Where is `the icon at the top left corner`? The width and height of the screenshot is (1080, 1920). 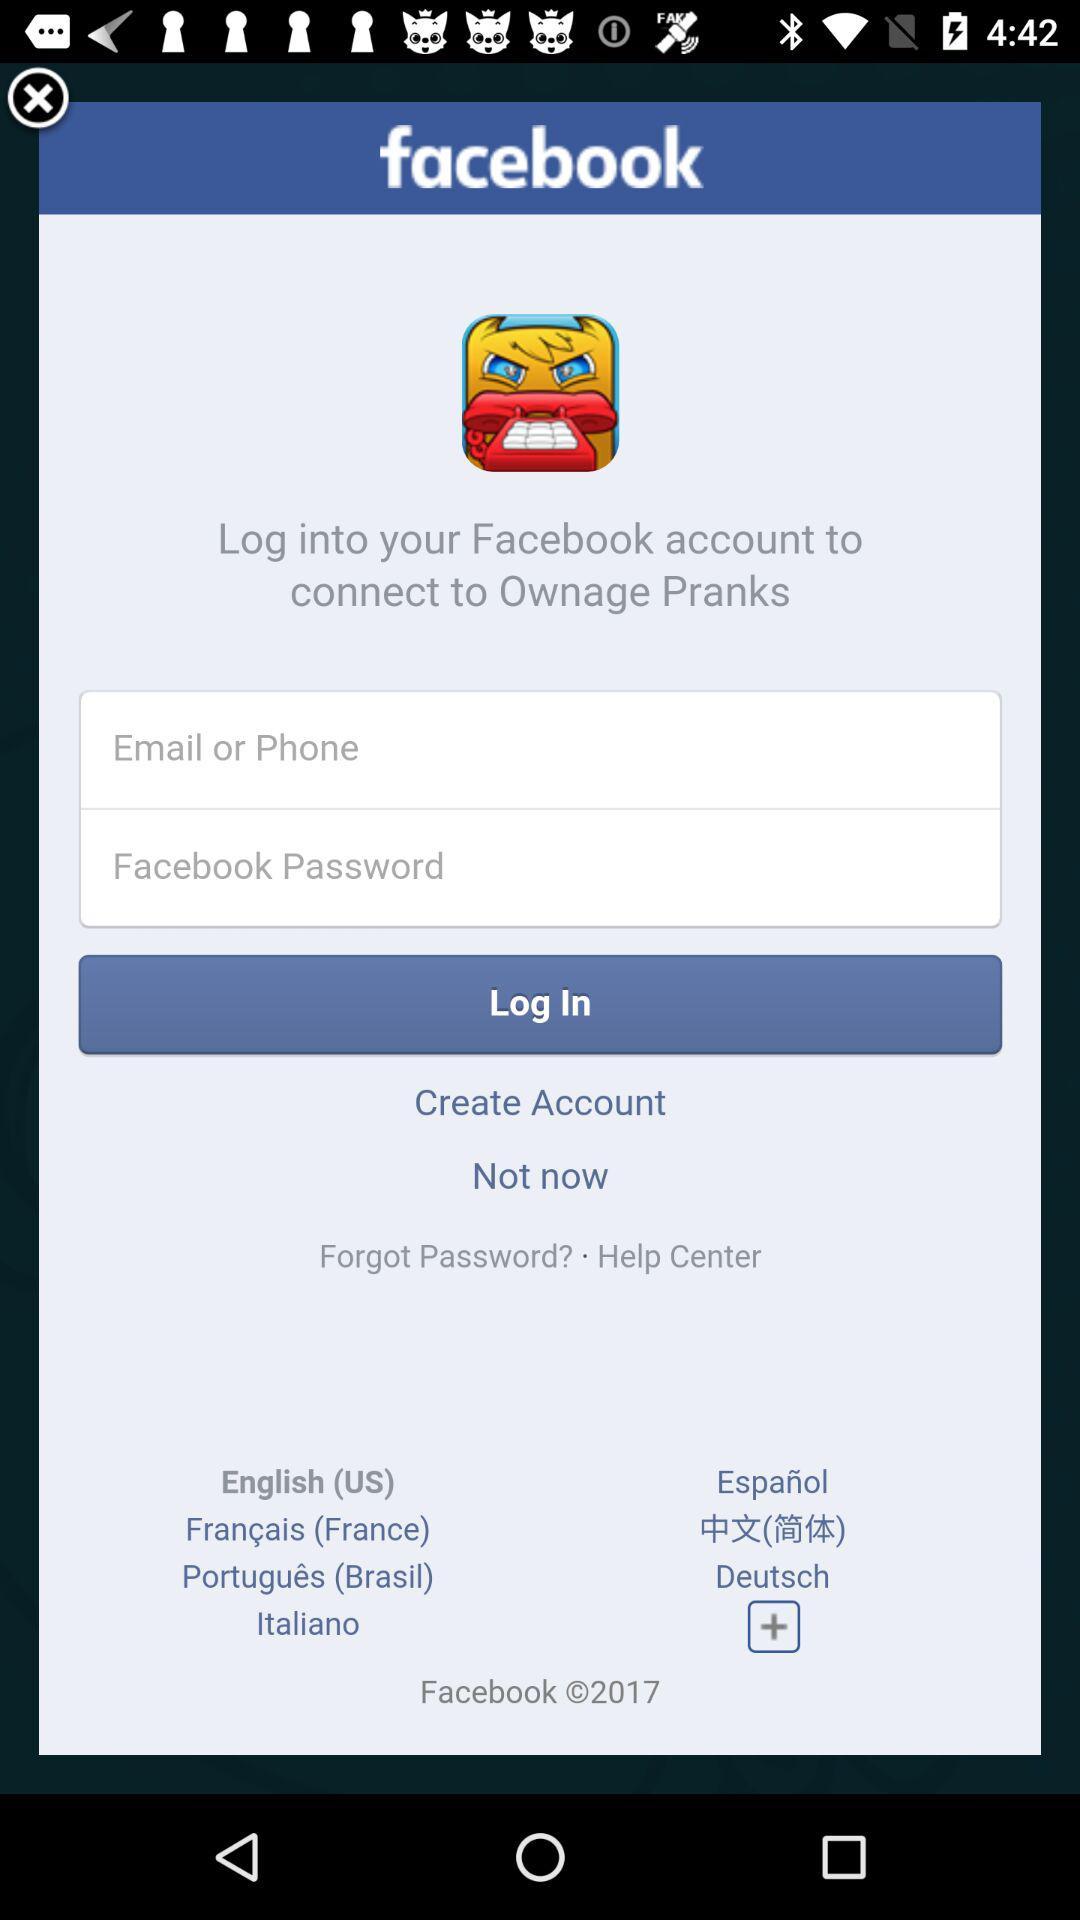
the icon at the top left corner is located at coordinates (38, 100).